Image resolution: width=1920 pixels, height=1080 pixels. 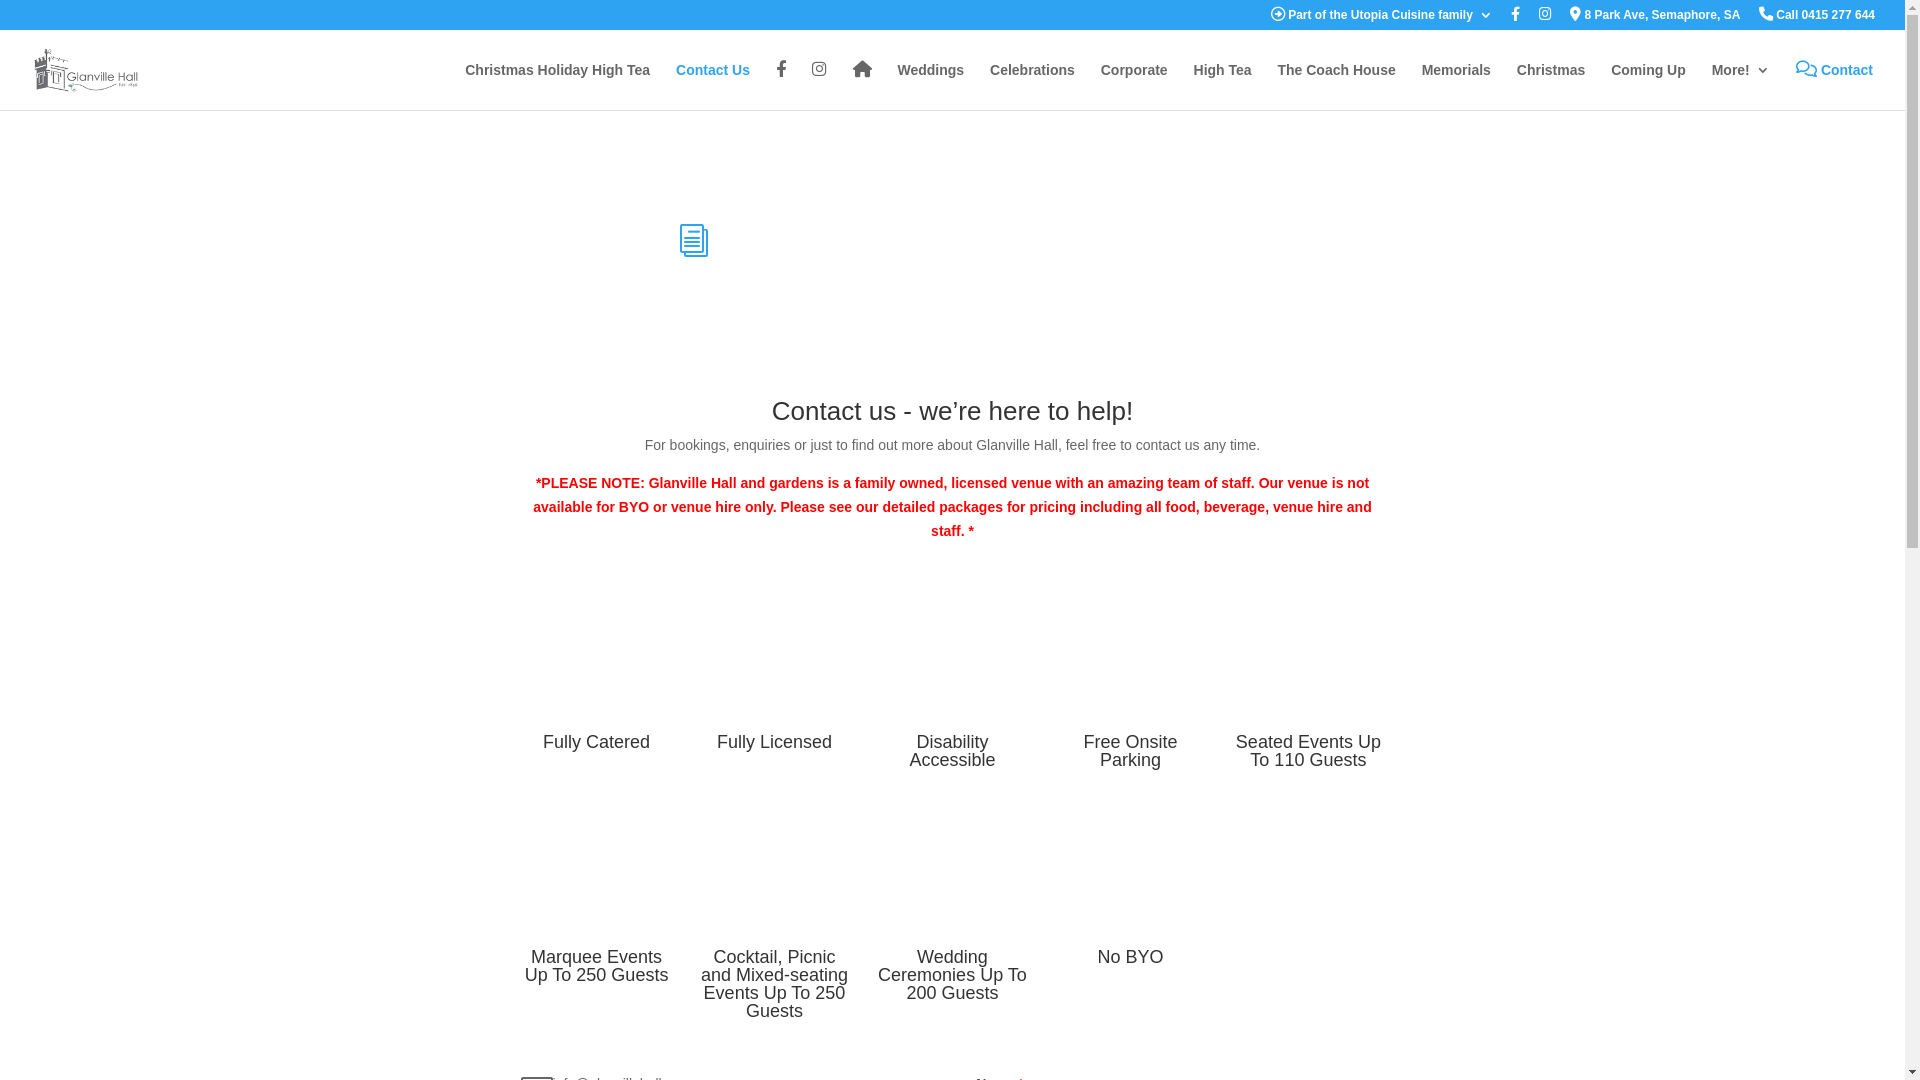 What do you see at coordinates (1834, 85) in the screenshot?
I see `'Contact'` at bounding box center [1834, 85].